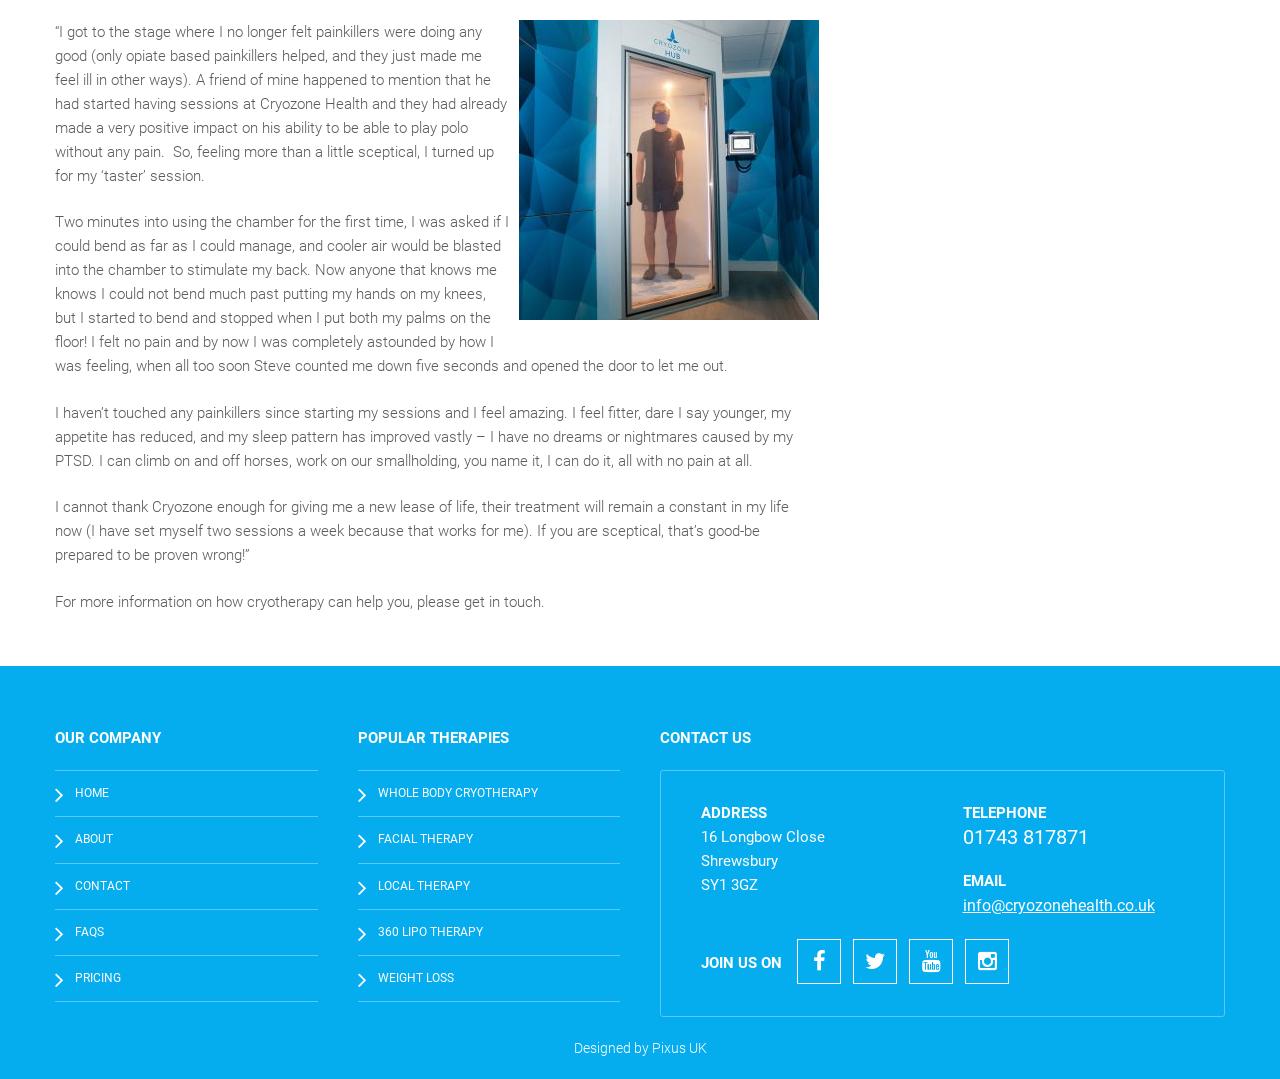  I want to click on 'Join us on', so click(740, 961).